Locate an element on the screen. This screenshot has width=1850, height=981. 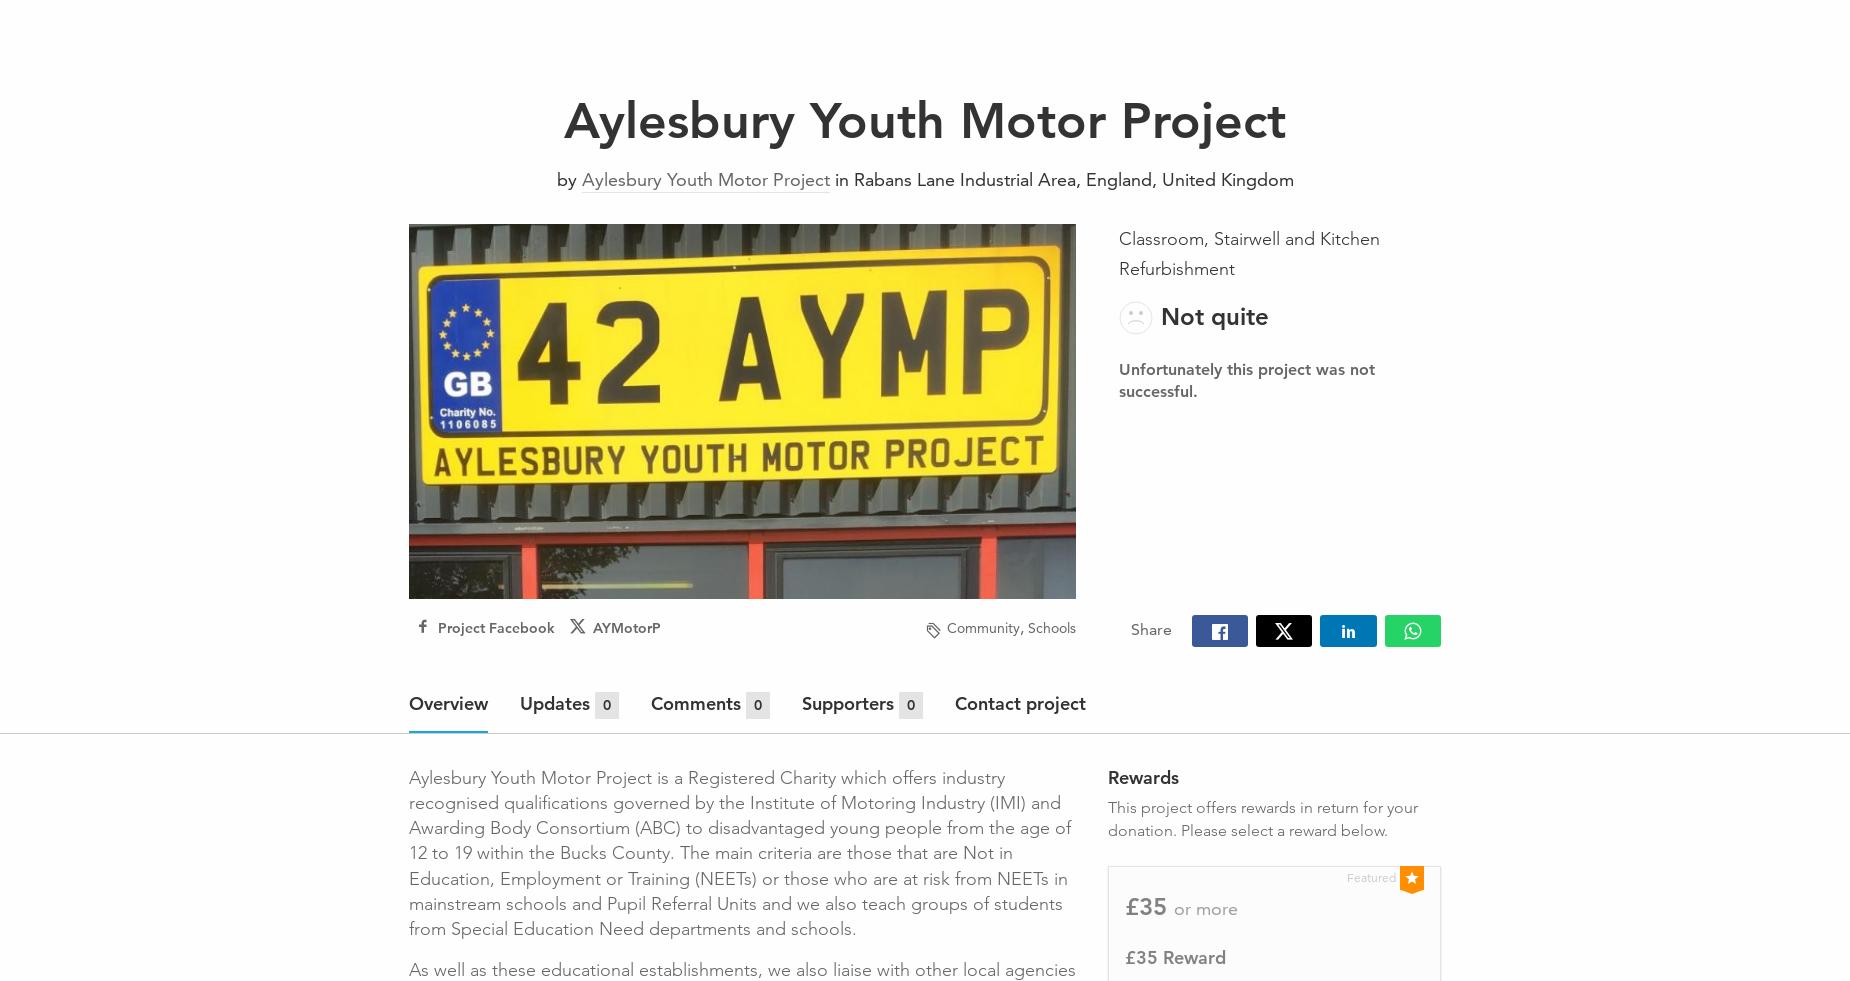
'This project offers rewards in return for your donation. Please select a reward below.' is located at coordinates (1261, 818).